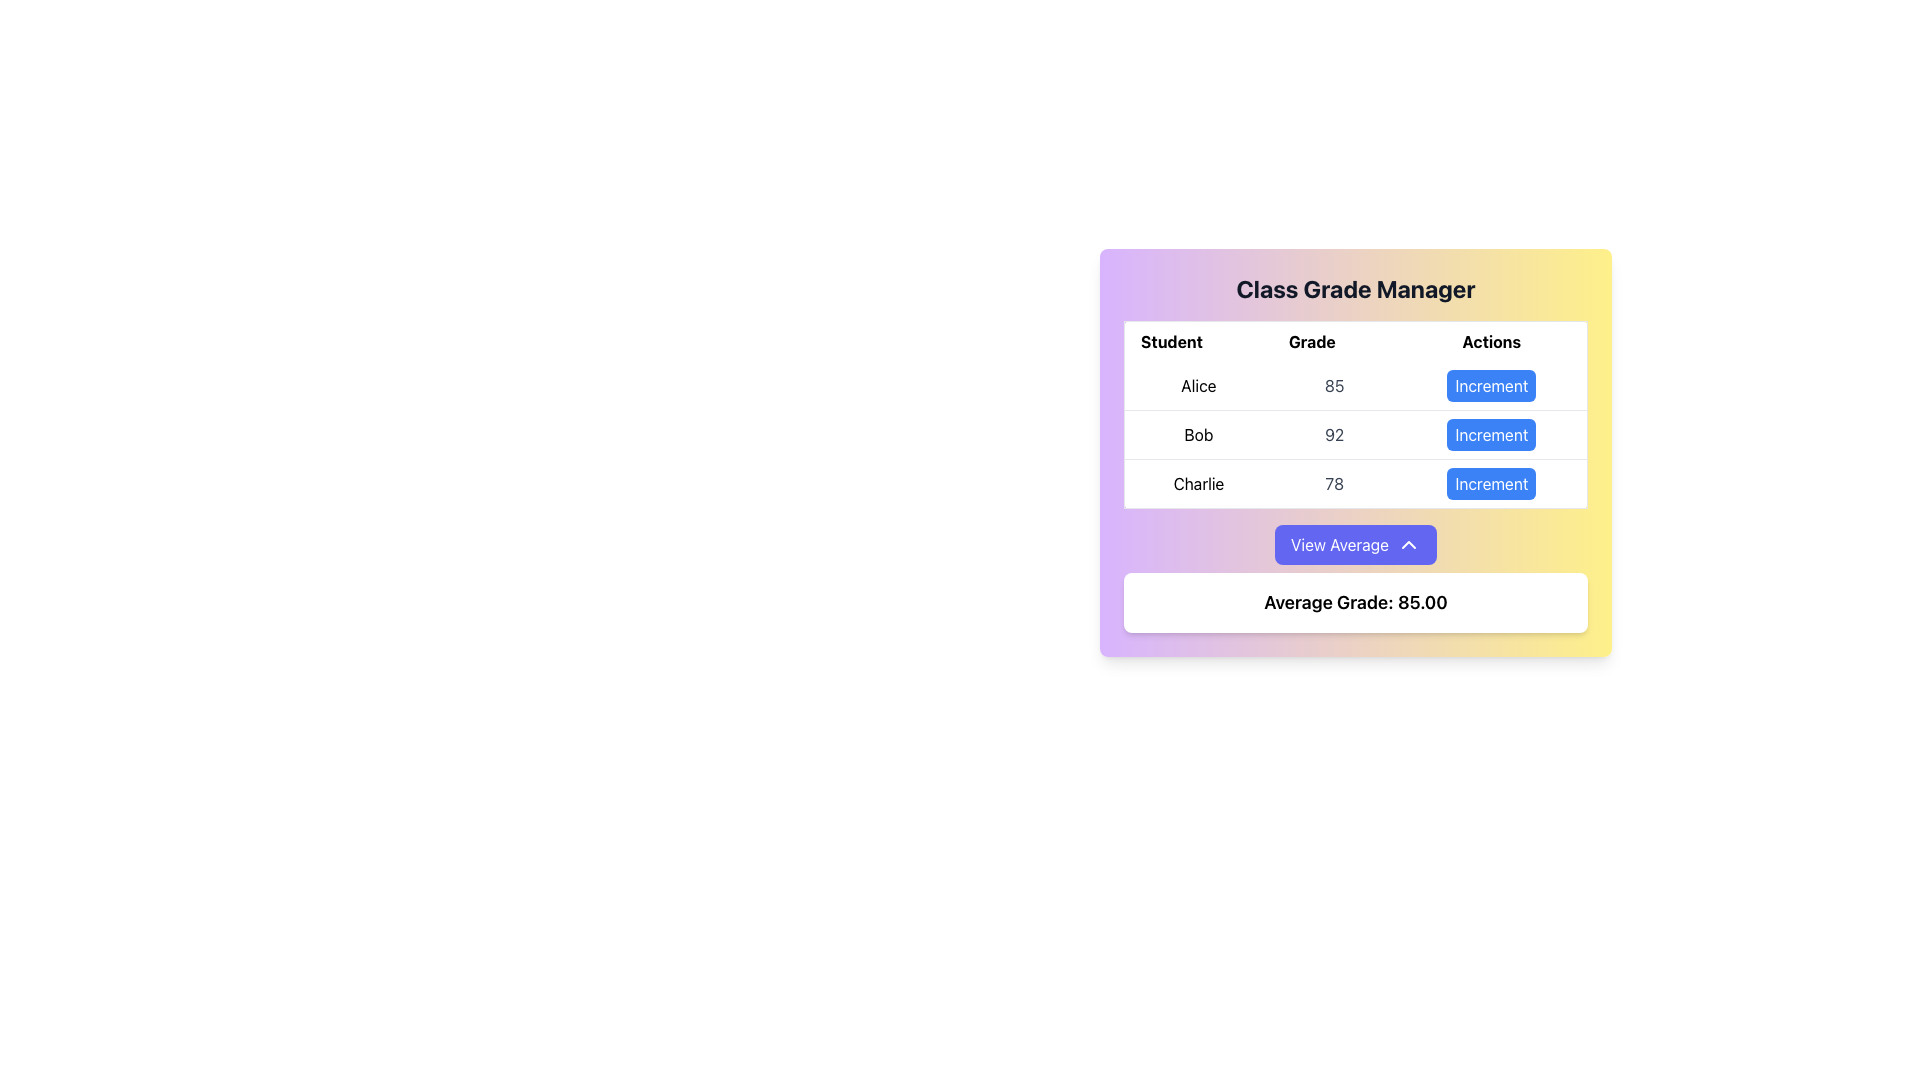 The height and width of the screenshot is (1080, 1920). What do you see at coordinates (1198, 483) in the screenshot?
I see `the text label displaying the name 'Charlie' in the third row of the grade management table under the 'Student' column` at bounding box center [1198, 483].